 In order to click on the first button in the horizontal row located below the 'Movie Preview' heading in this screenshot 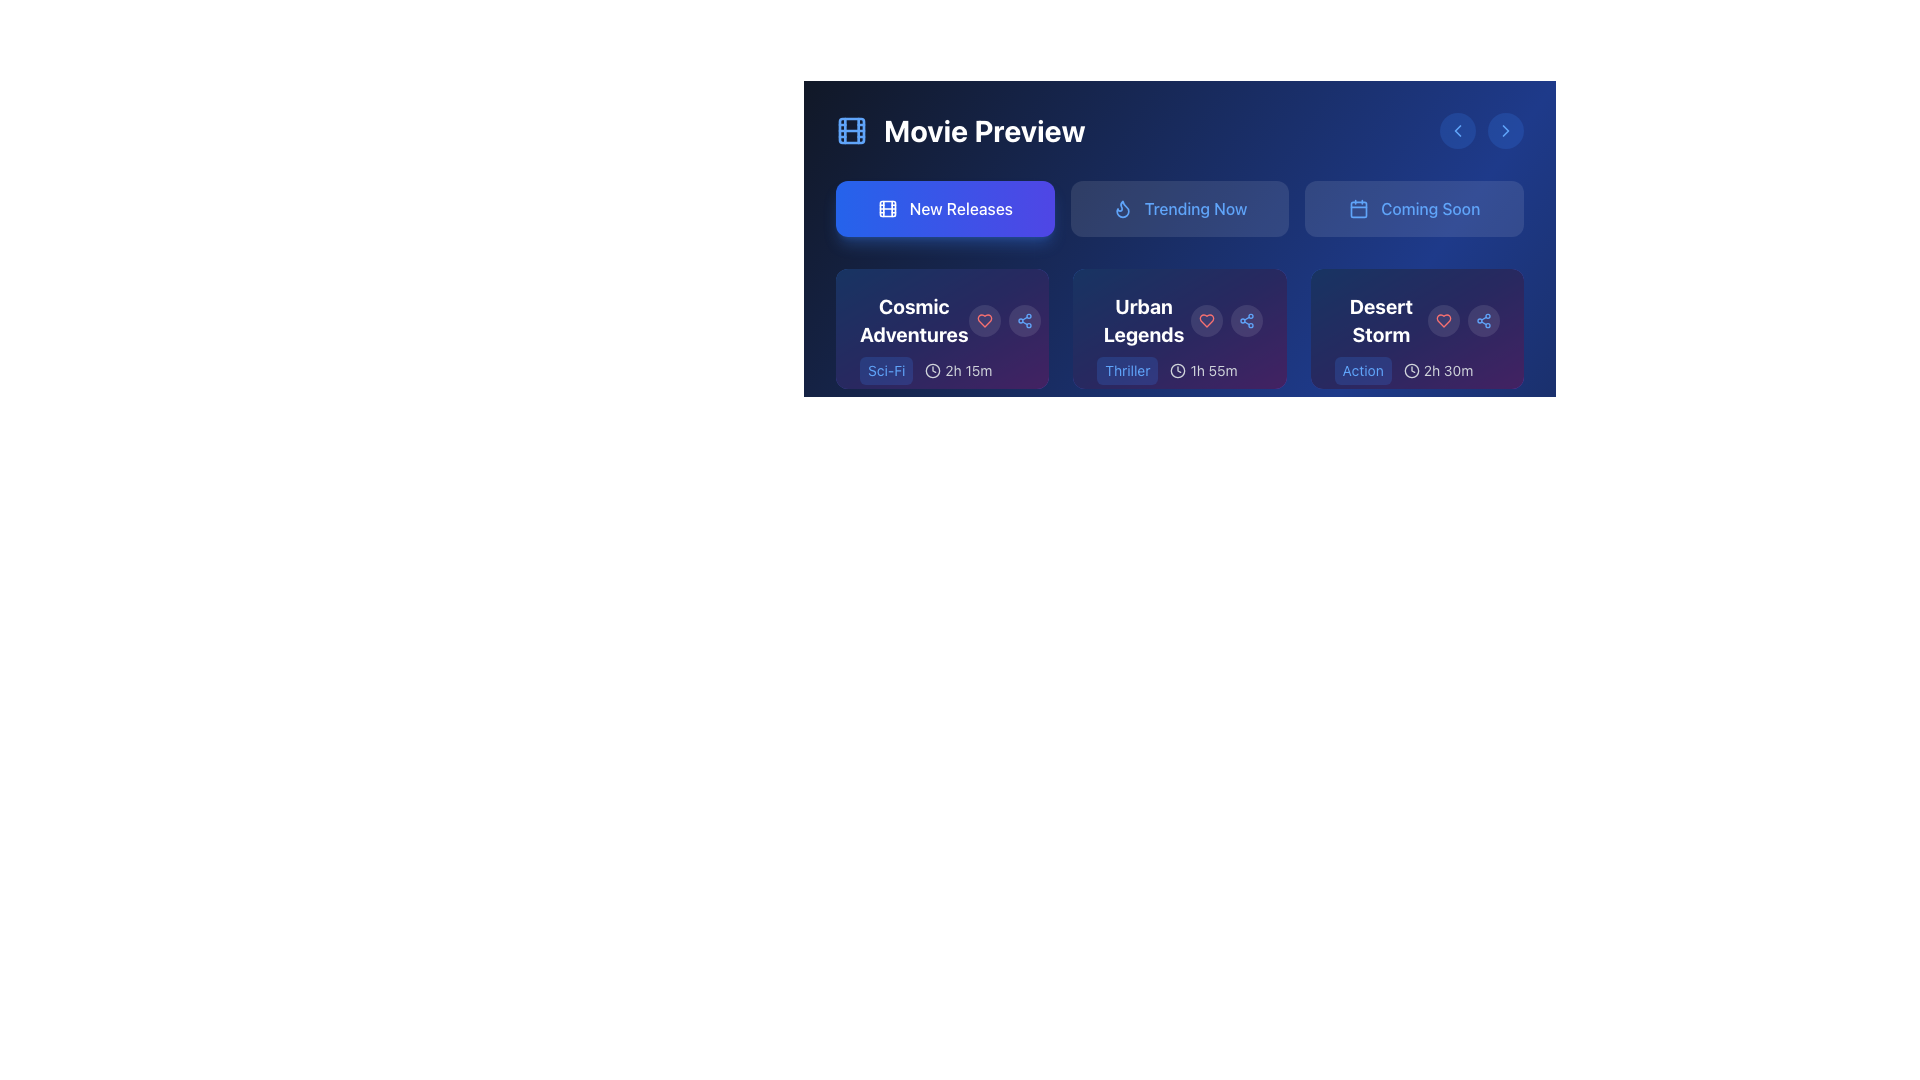, I will do `click(944, 208)`.